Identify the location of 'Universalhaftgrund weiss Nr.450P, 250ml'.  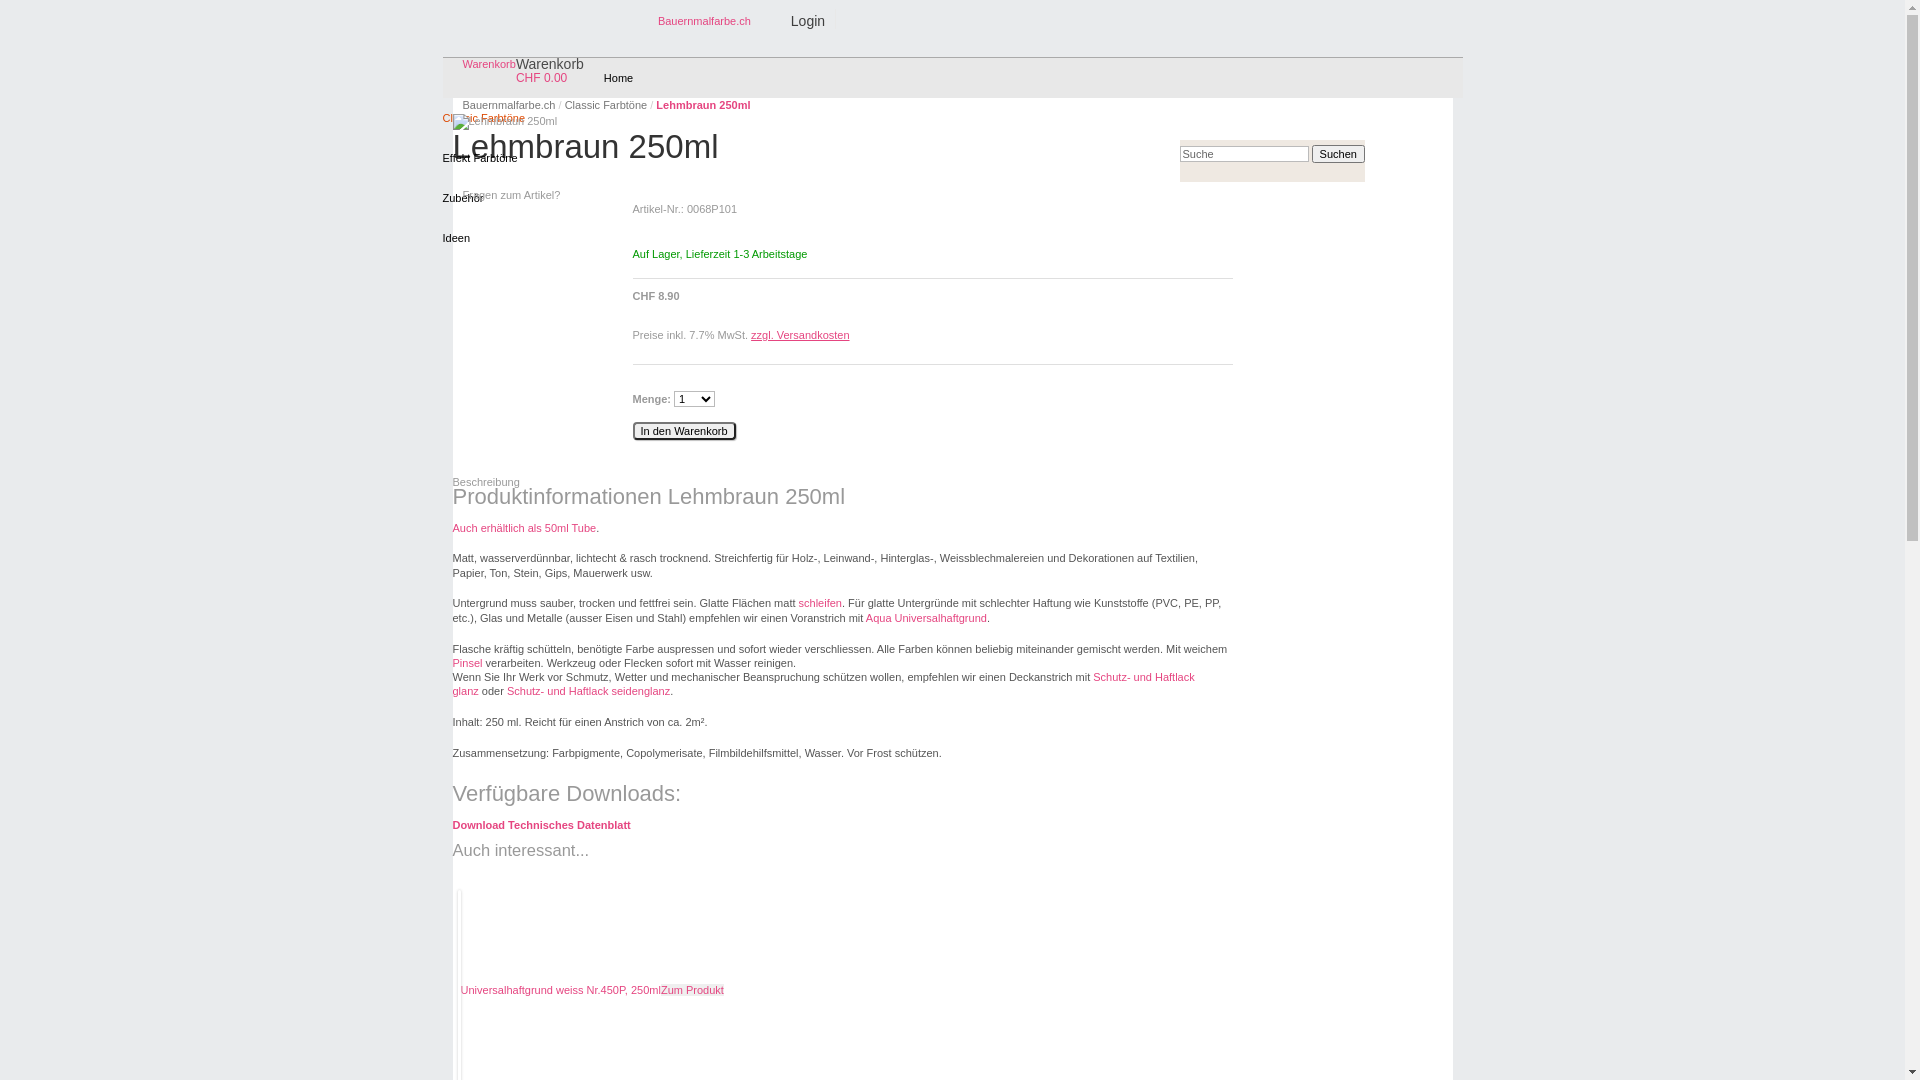
(560, 990).